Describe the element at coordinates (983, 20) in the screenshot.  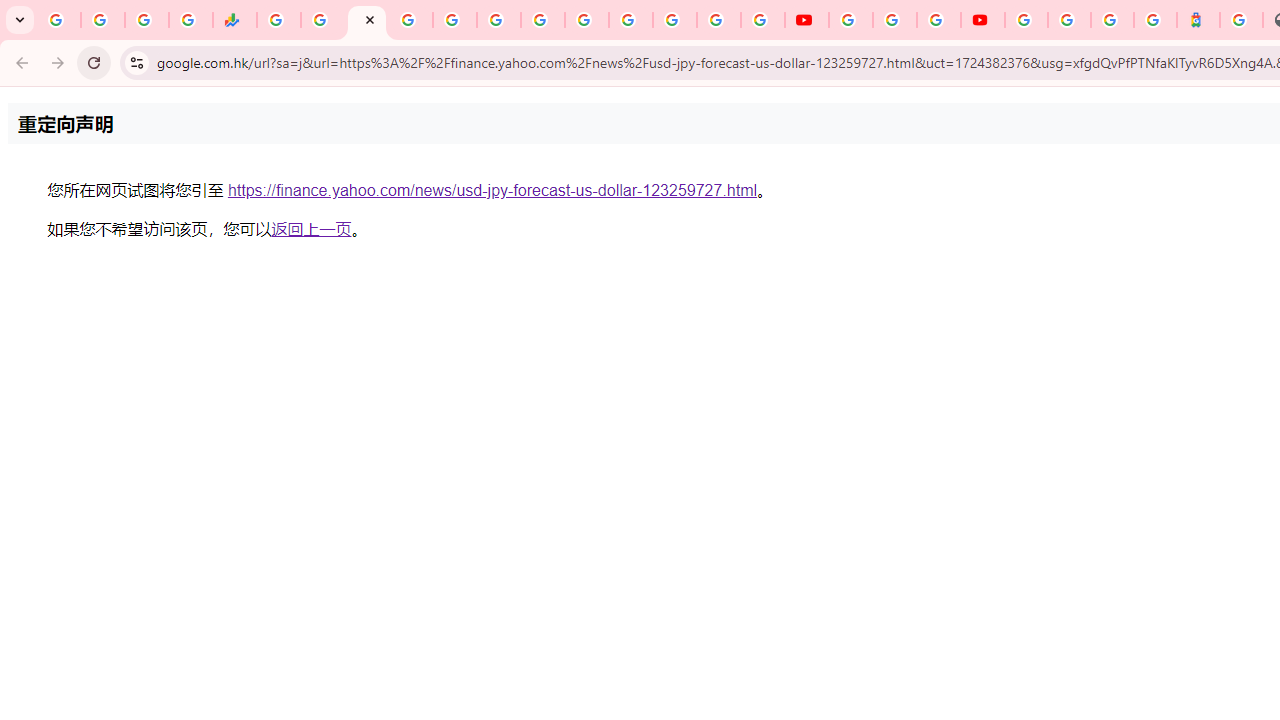
I see `'Content Creator Programs & Opportunities - YouTube Creators'` at that location.